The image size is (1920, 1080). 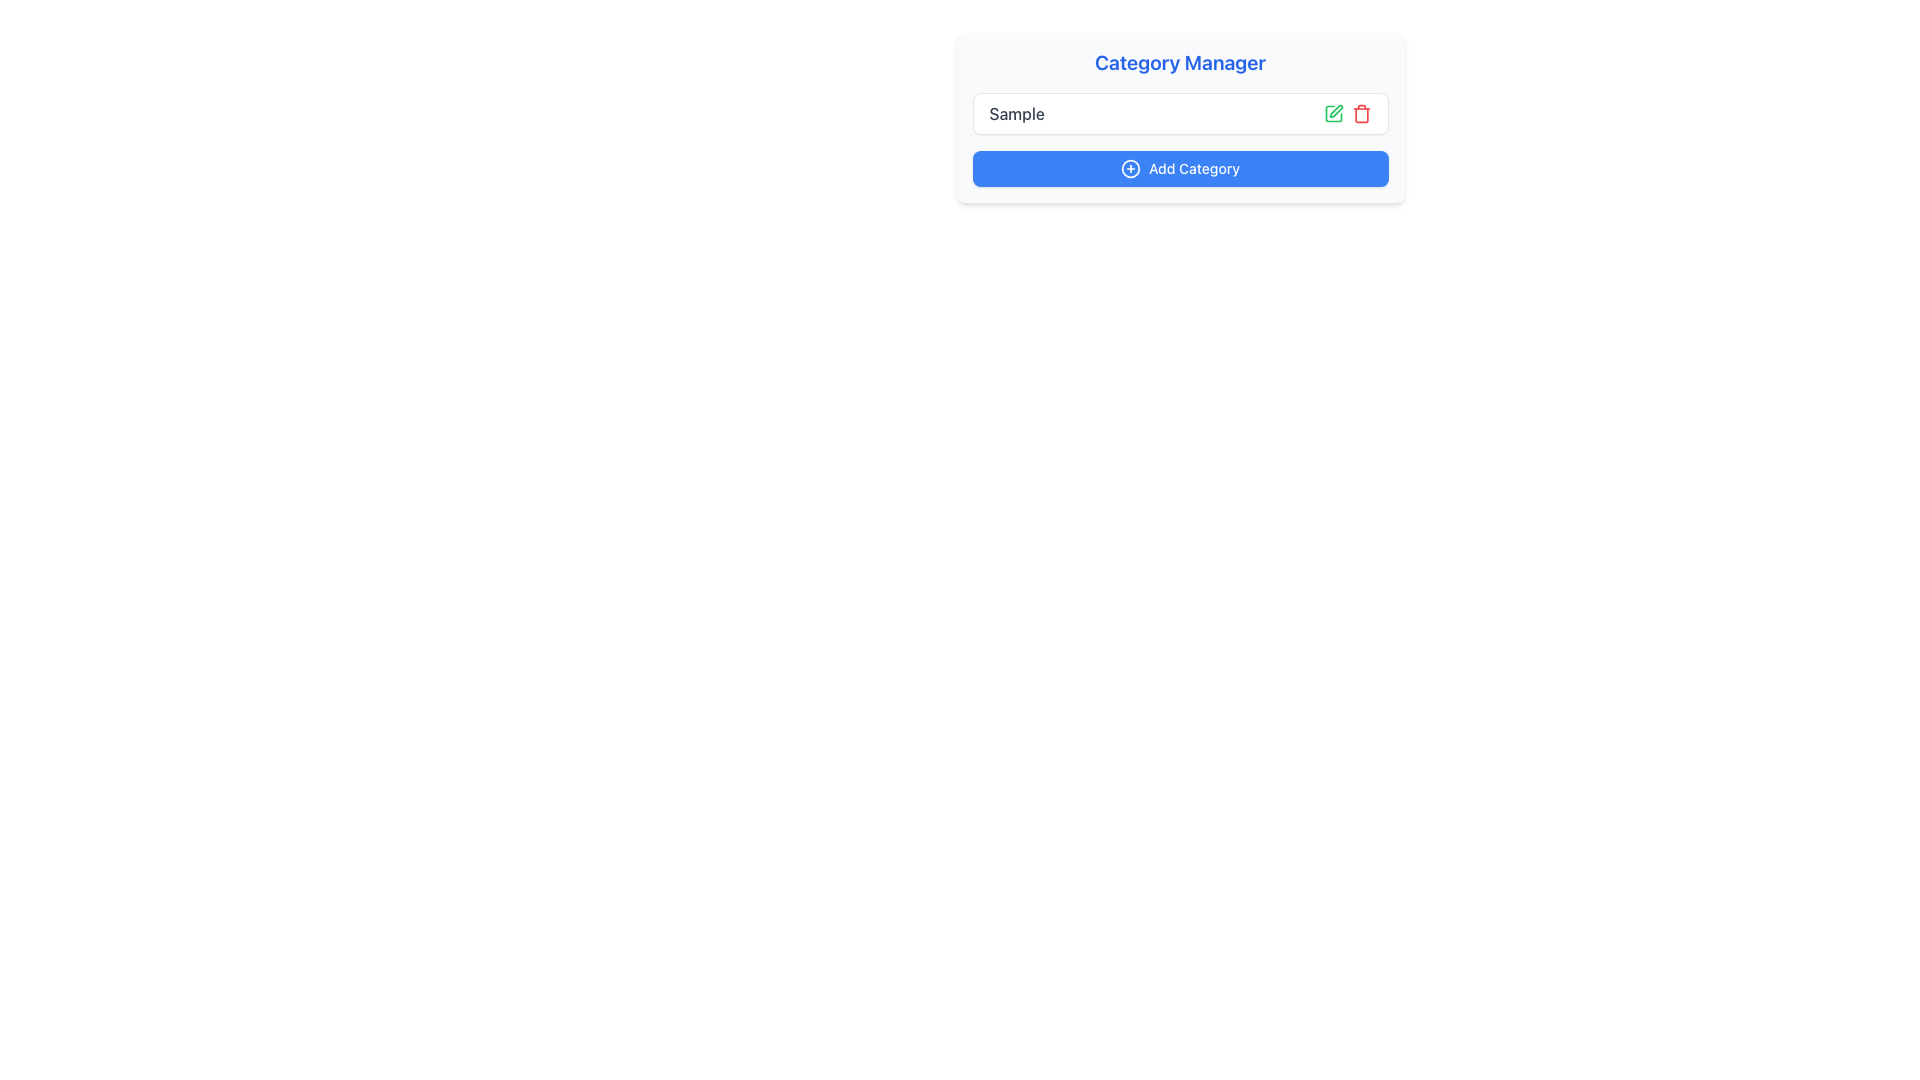 What do you see at coordinates (1180, 168) in the screenshot?
I see `the 'Add Category' button, which is a blue rectangular button with rounded corners and white text` at bounding box center [1180, 168].